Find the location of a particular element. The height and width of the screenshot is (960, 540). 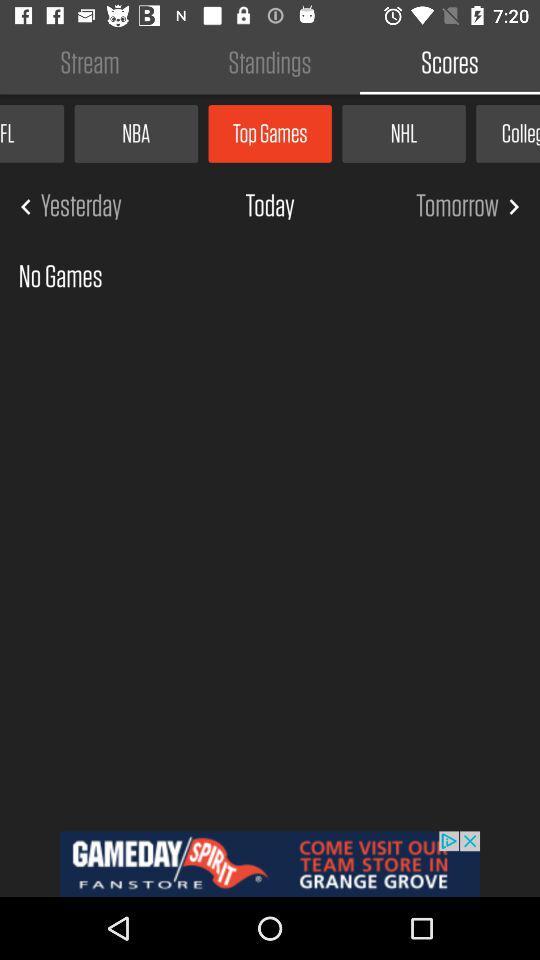

advetisement is located at coordinates (270, 863).